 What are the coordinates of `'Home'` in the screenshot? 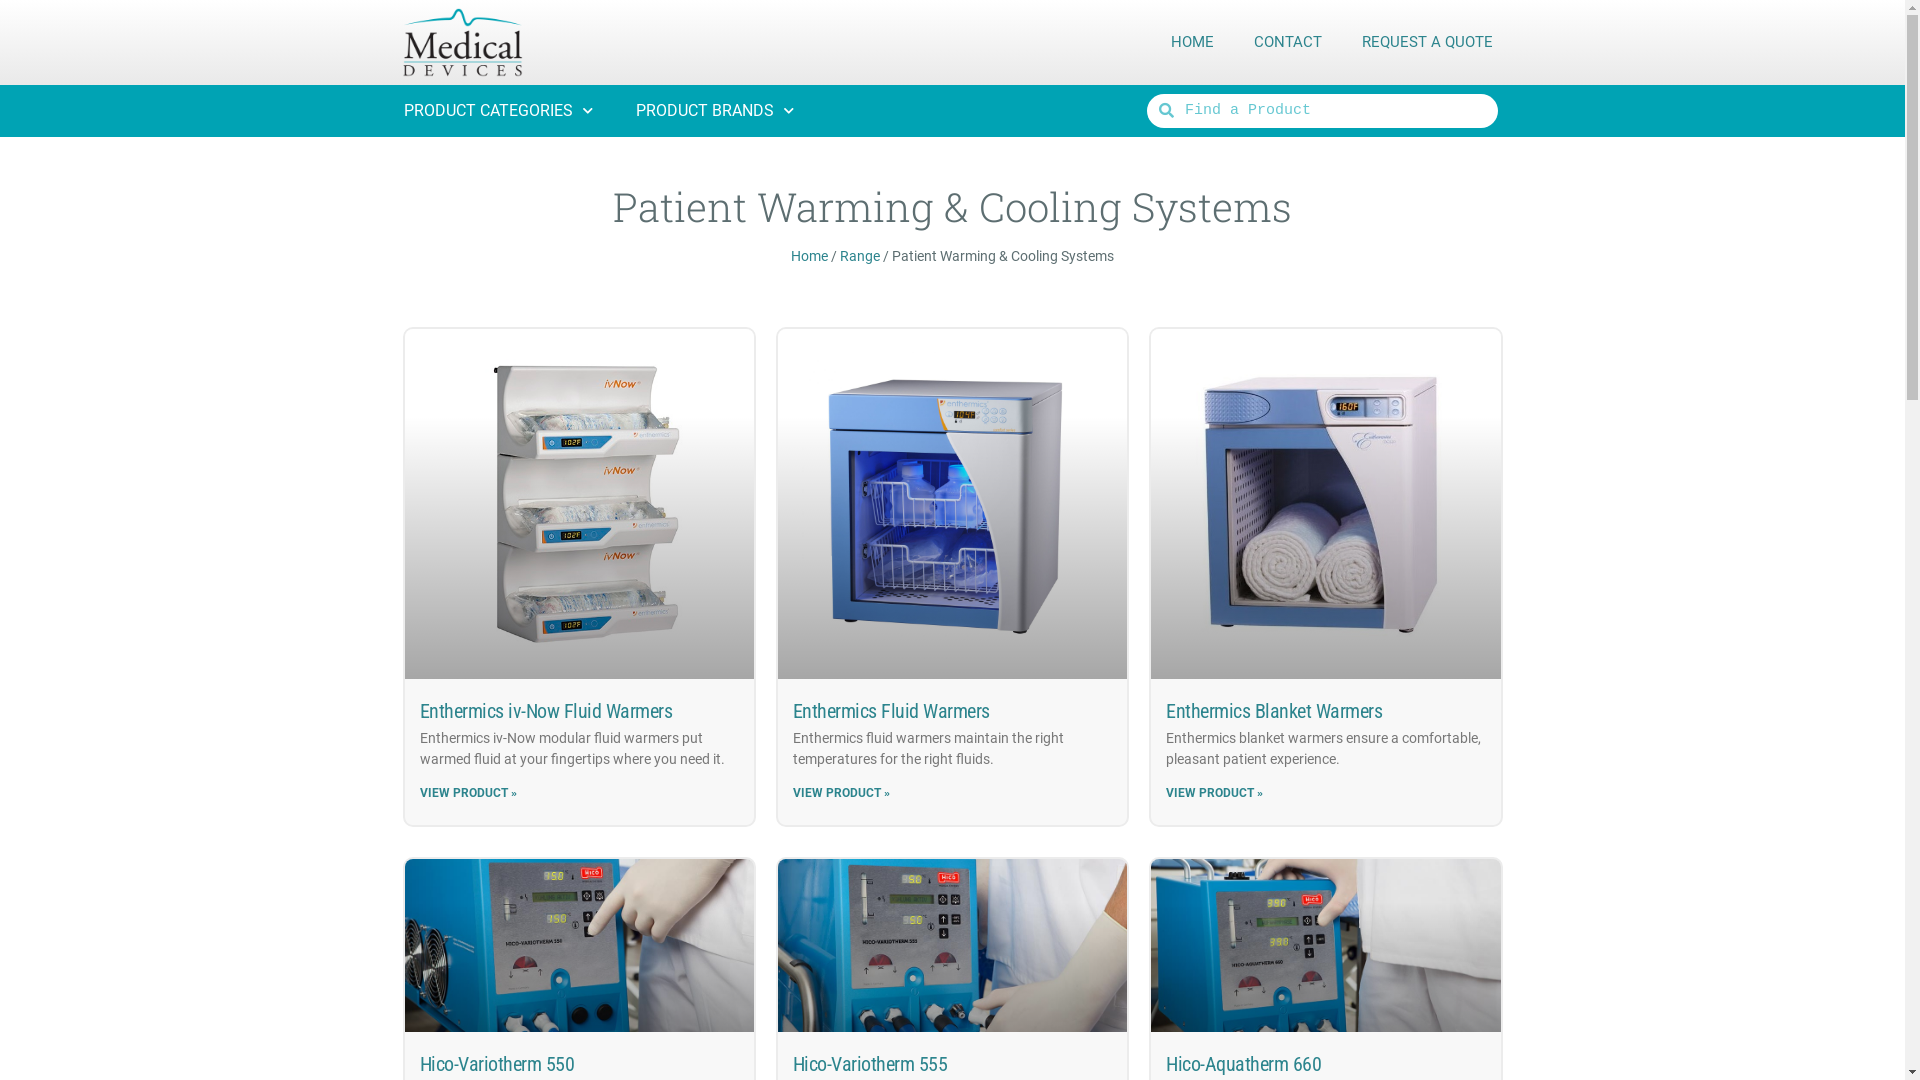 It's located at (809, 255).